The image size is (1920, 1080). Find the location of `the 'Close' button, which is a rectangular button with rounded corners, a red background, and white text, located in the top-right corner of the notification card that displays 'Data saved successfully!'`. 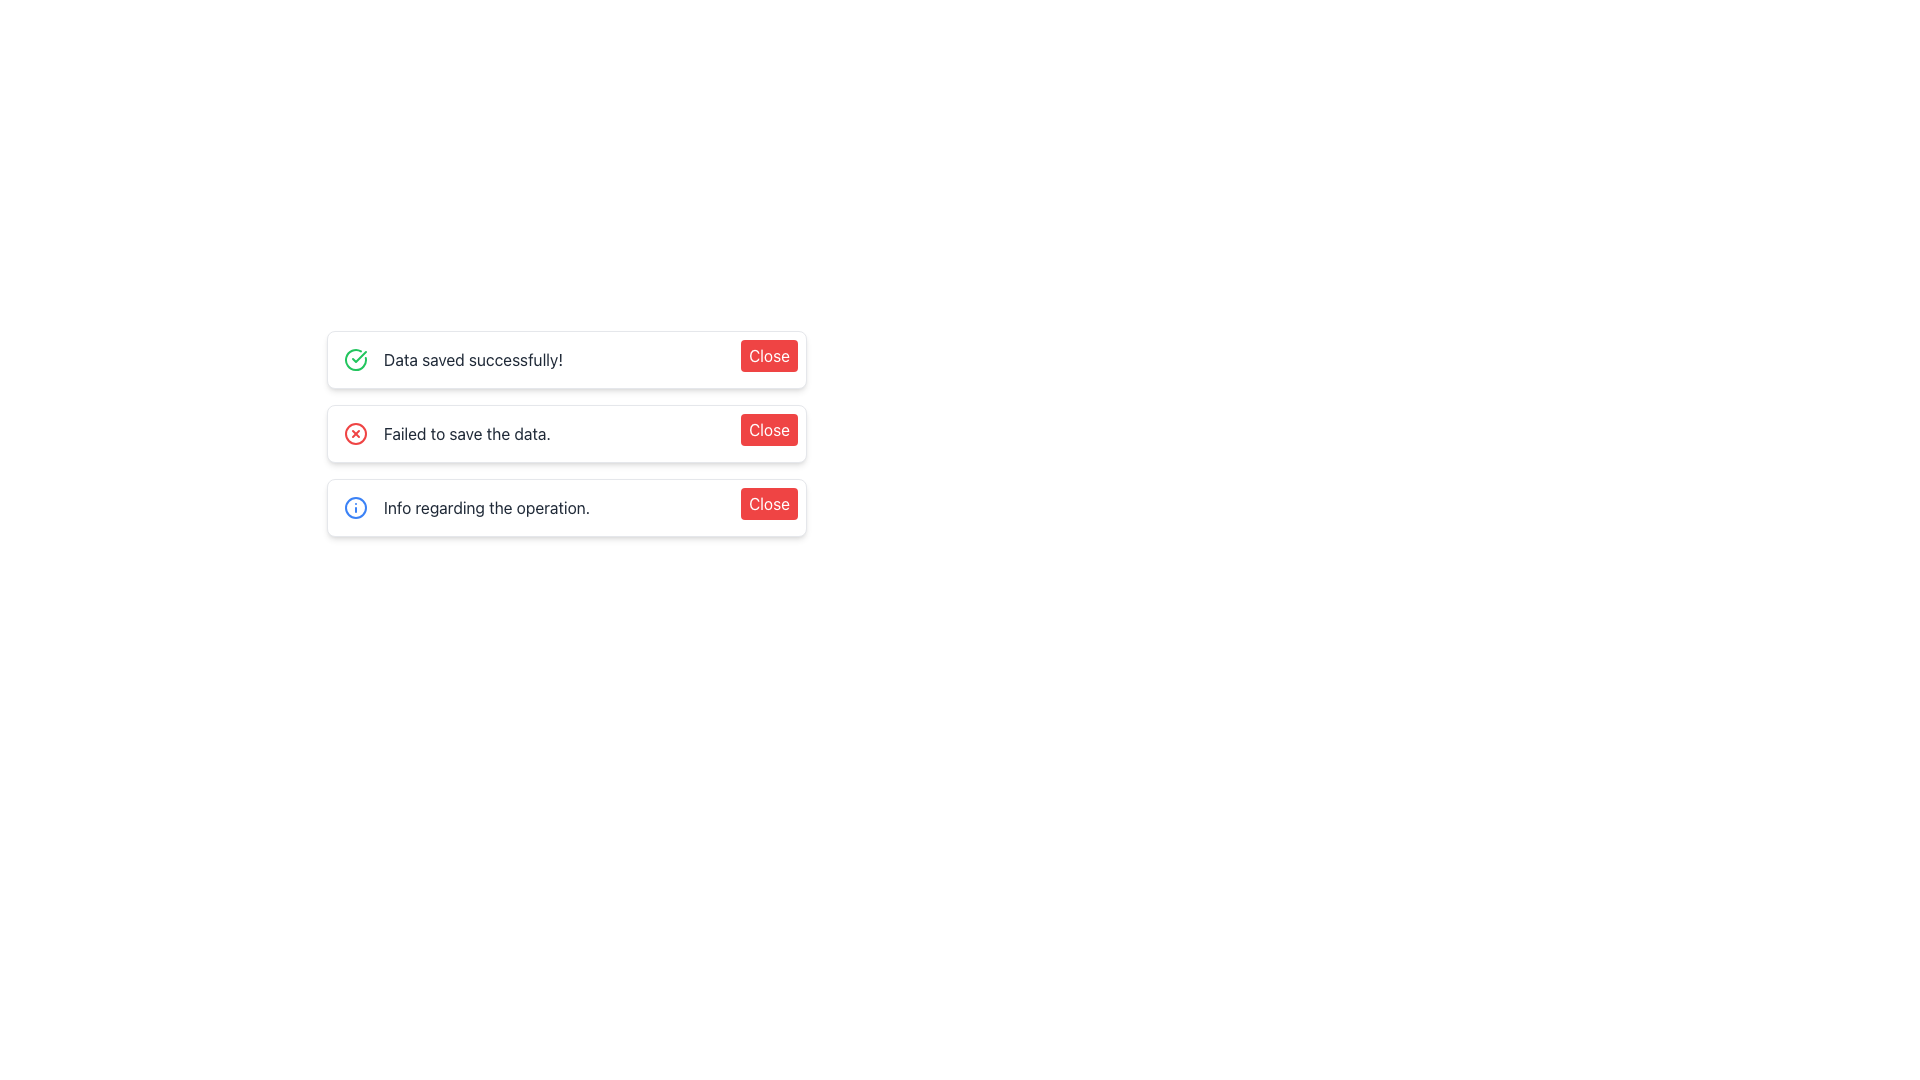

the 'Close' button, which is a rectangular button with rounded corners, a red background, and white text, located in the top-right corner of the notification card that displays 'Data saved successfully!' is located at coordinates (768, 354).